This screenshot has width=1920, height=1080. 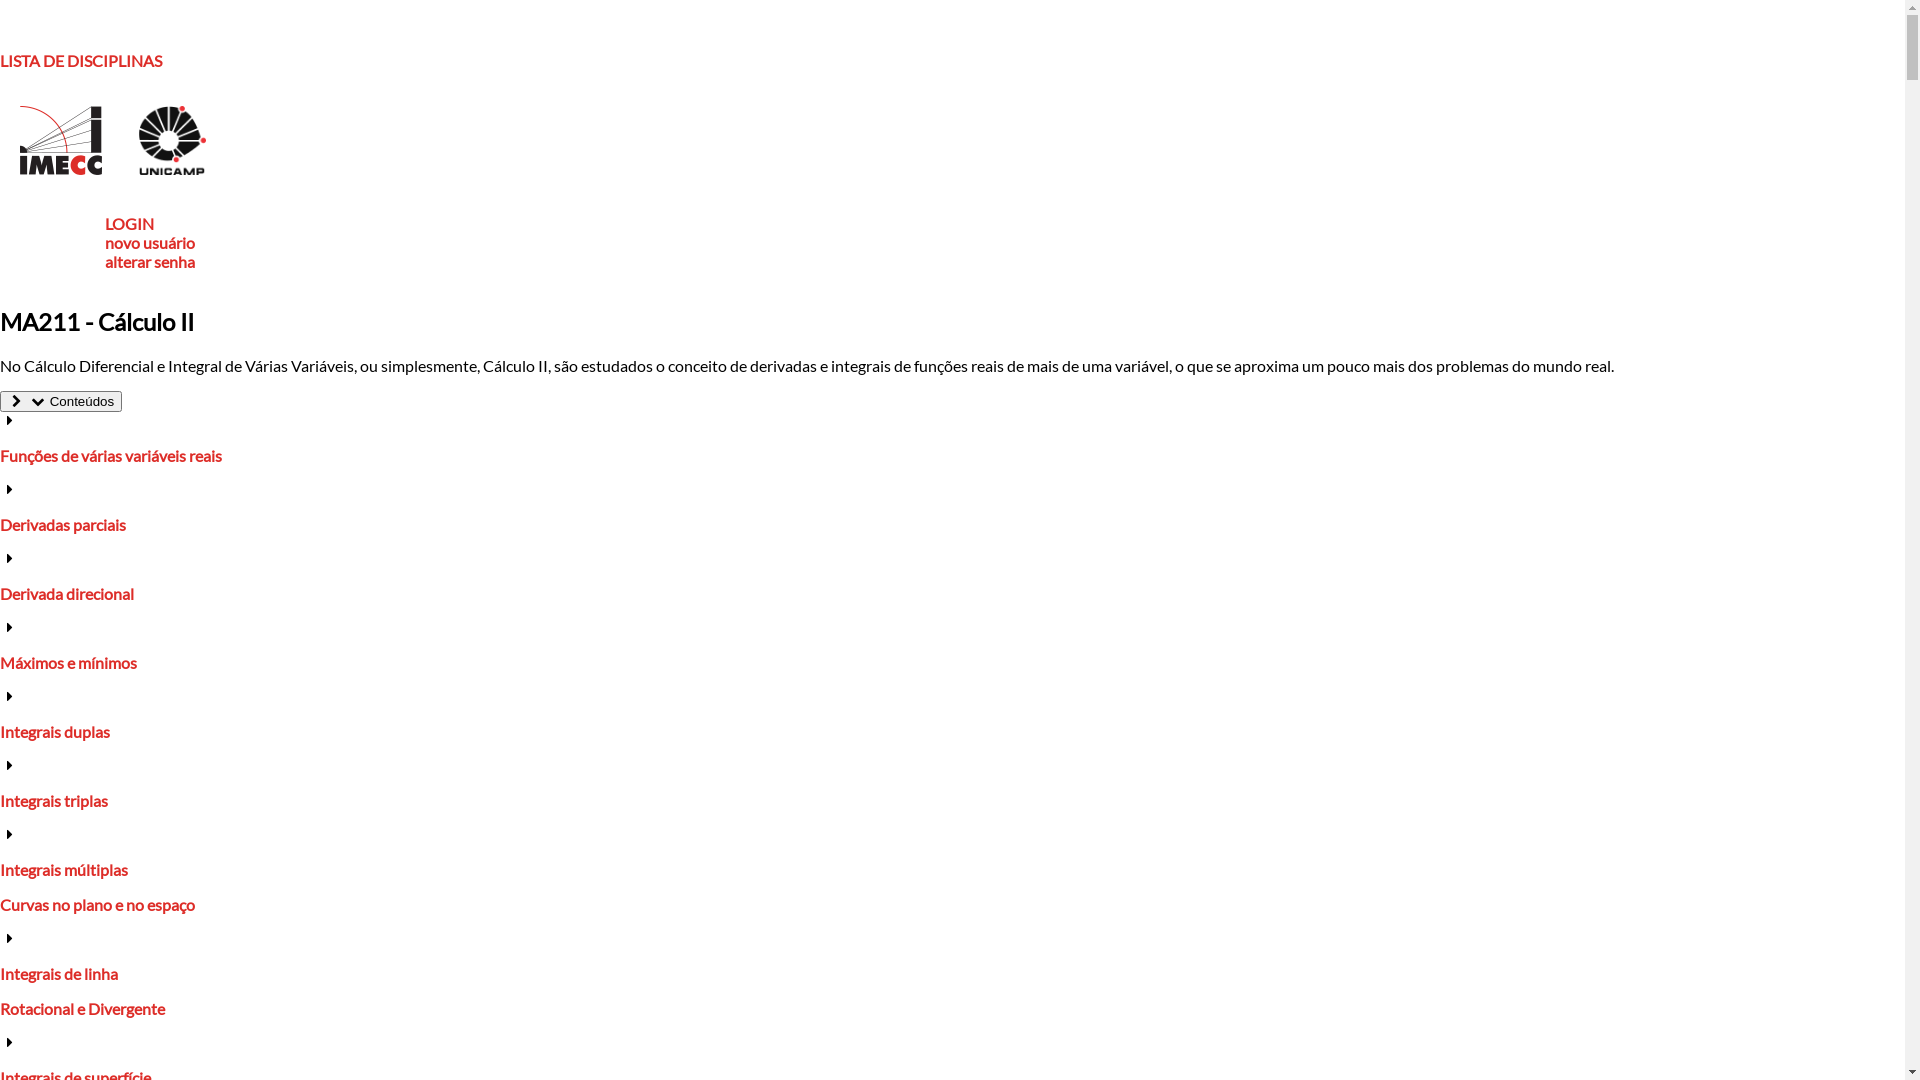 I want to click on 'Derivada direcional', so click(x=0, y=592).